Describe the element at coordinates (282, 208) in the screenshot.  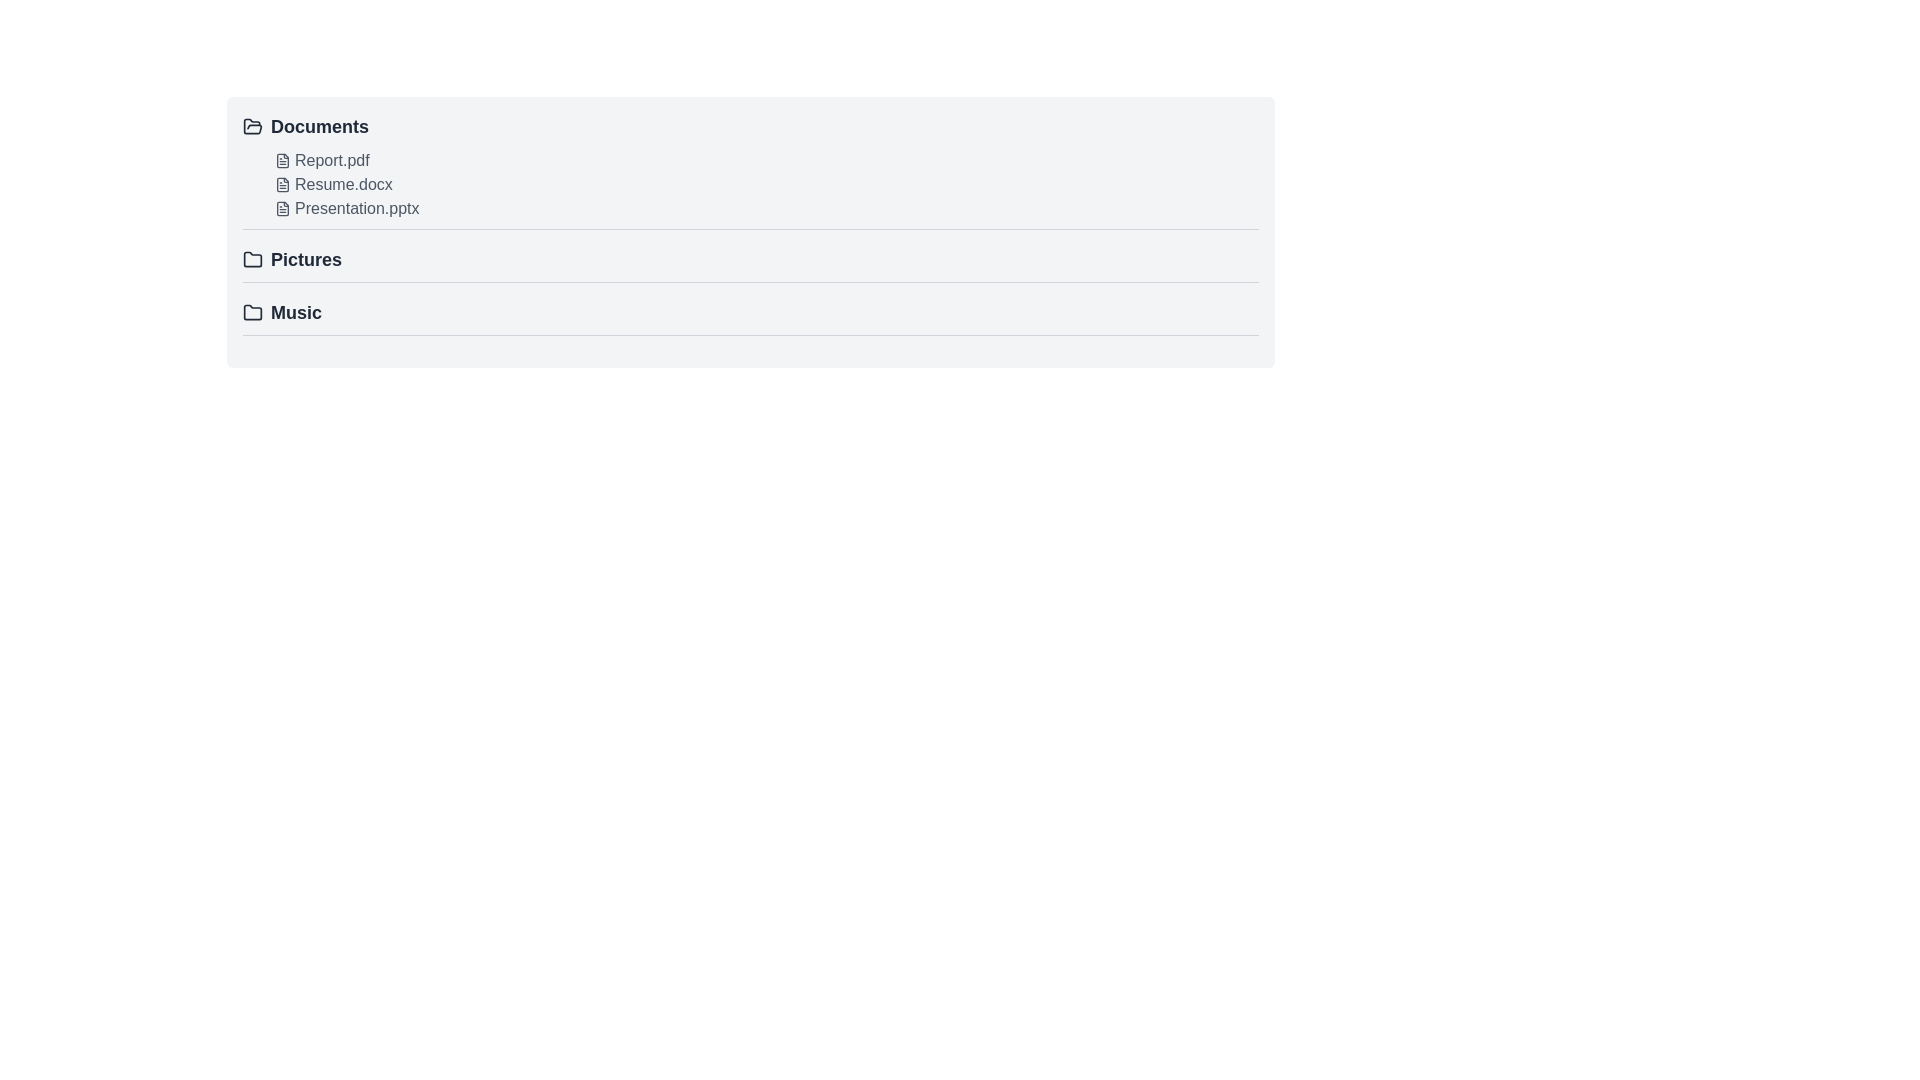
I see `the decorative graphical component that represents the outline of the document icon next to the 'Presentation.pptx' text entry in the 'Documents' folder section` at that location.